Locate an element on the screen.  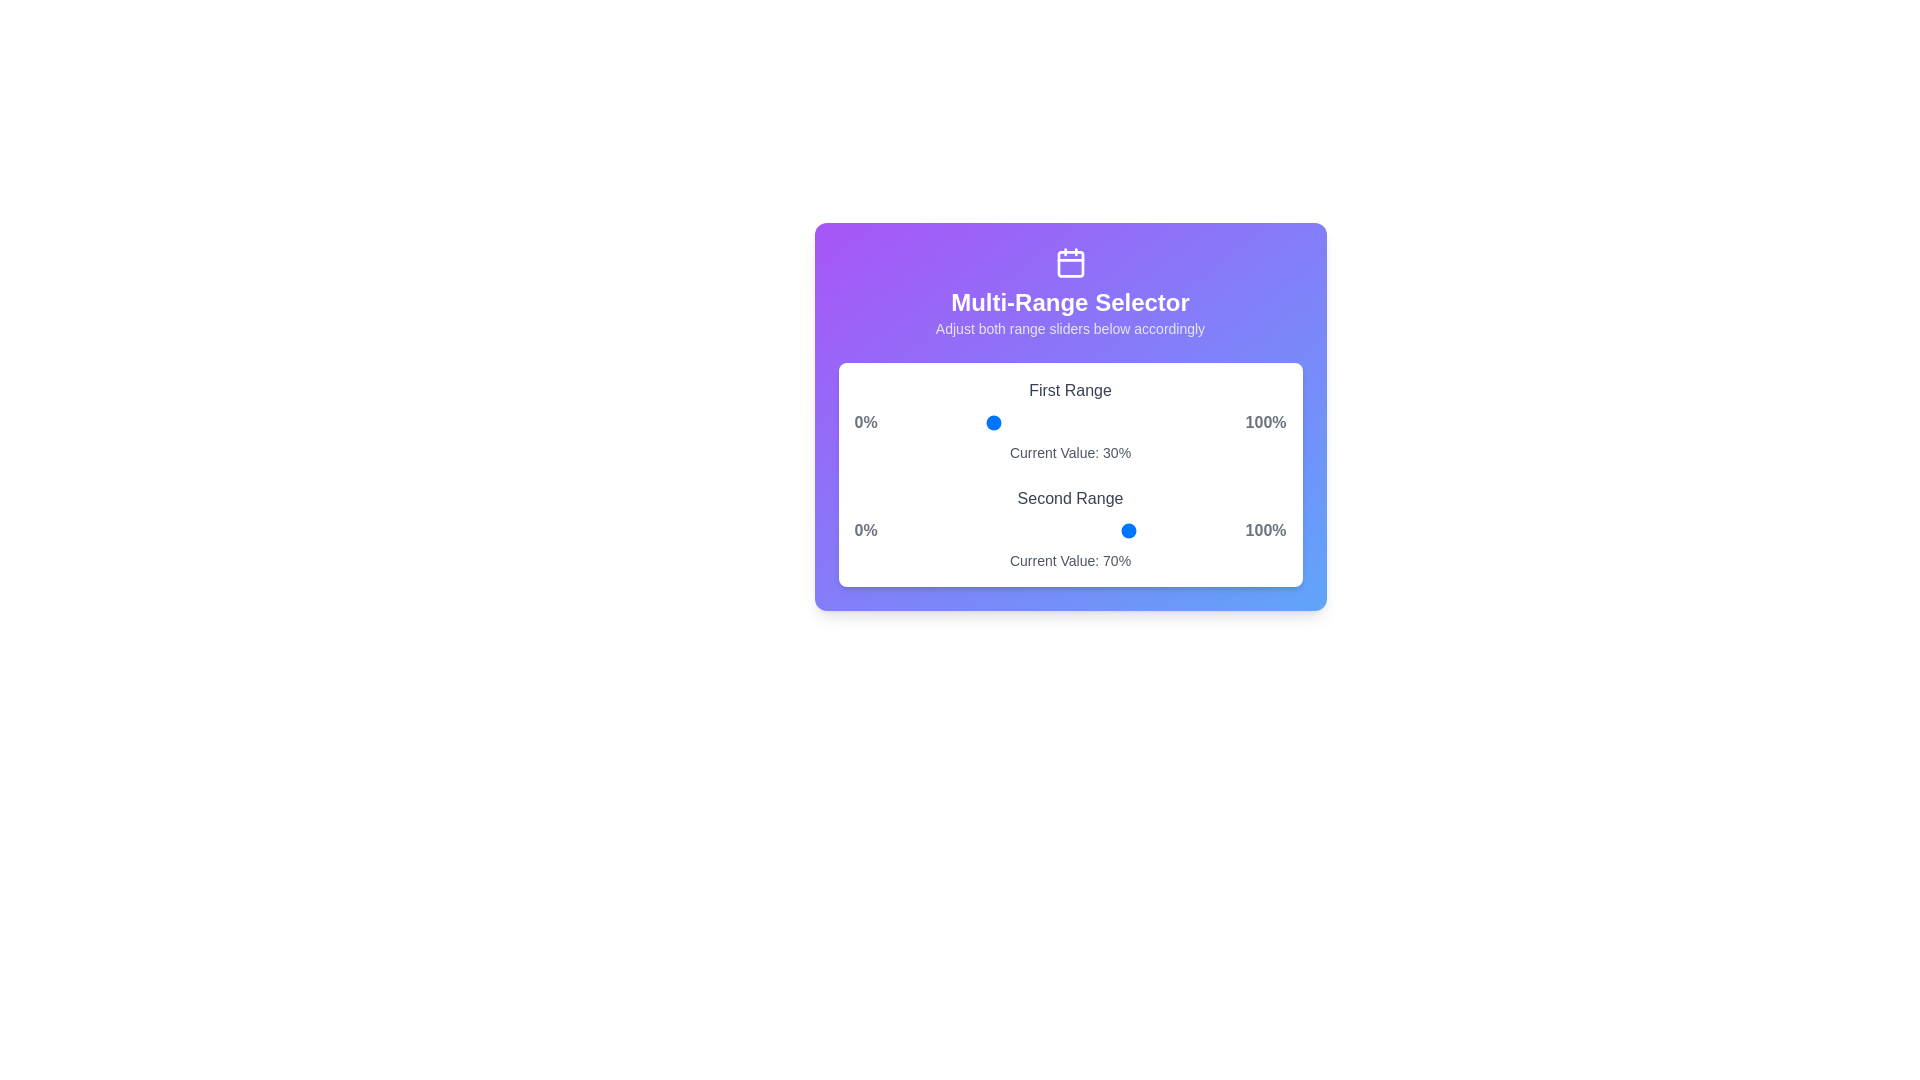
the text display that shows 'Current Value: 70%' which is styled as informative text and located under the 'Second Range' slider is located at coordinates (1069, 560).